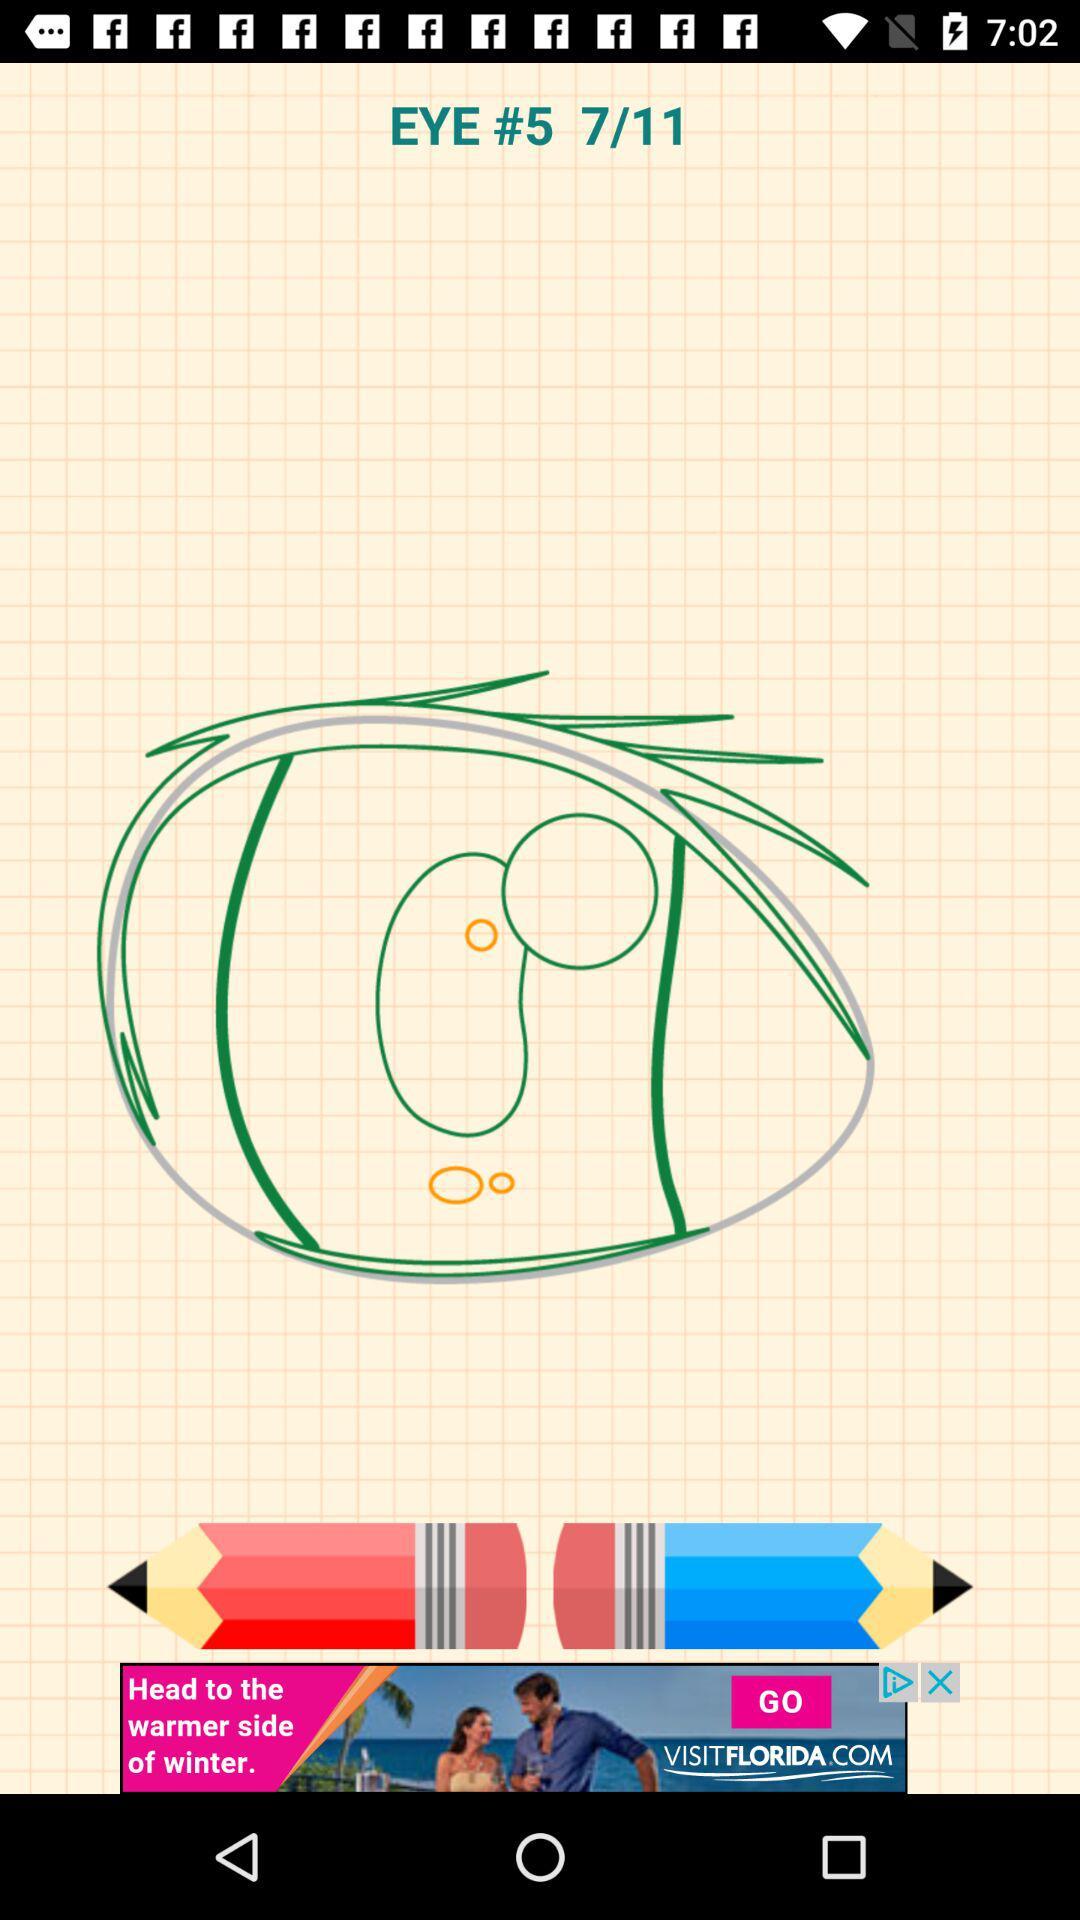 The width and height of the screenshot is (1080, 1920). Describe the element at coordinates (540, 1727) in the screenshot. I see `the option` at that location.